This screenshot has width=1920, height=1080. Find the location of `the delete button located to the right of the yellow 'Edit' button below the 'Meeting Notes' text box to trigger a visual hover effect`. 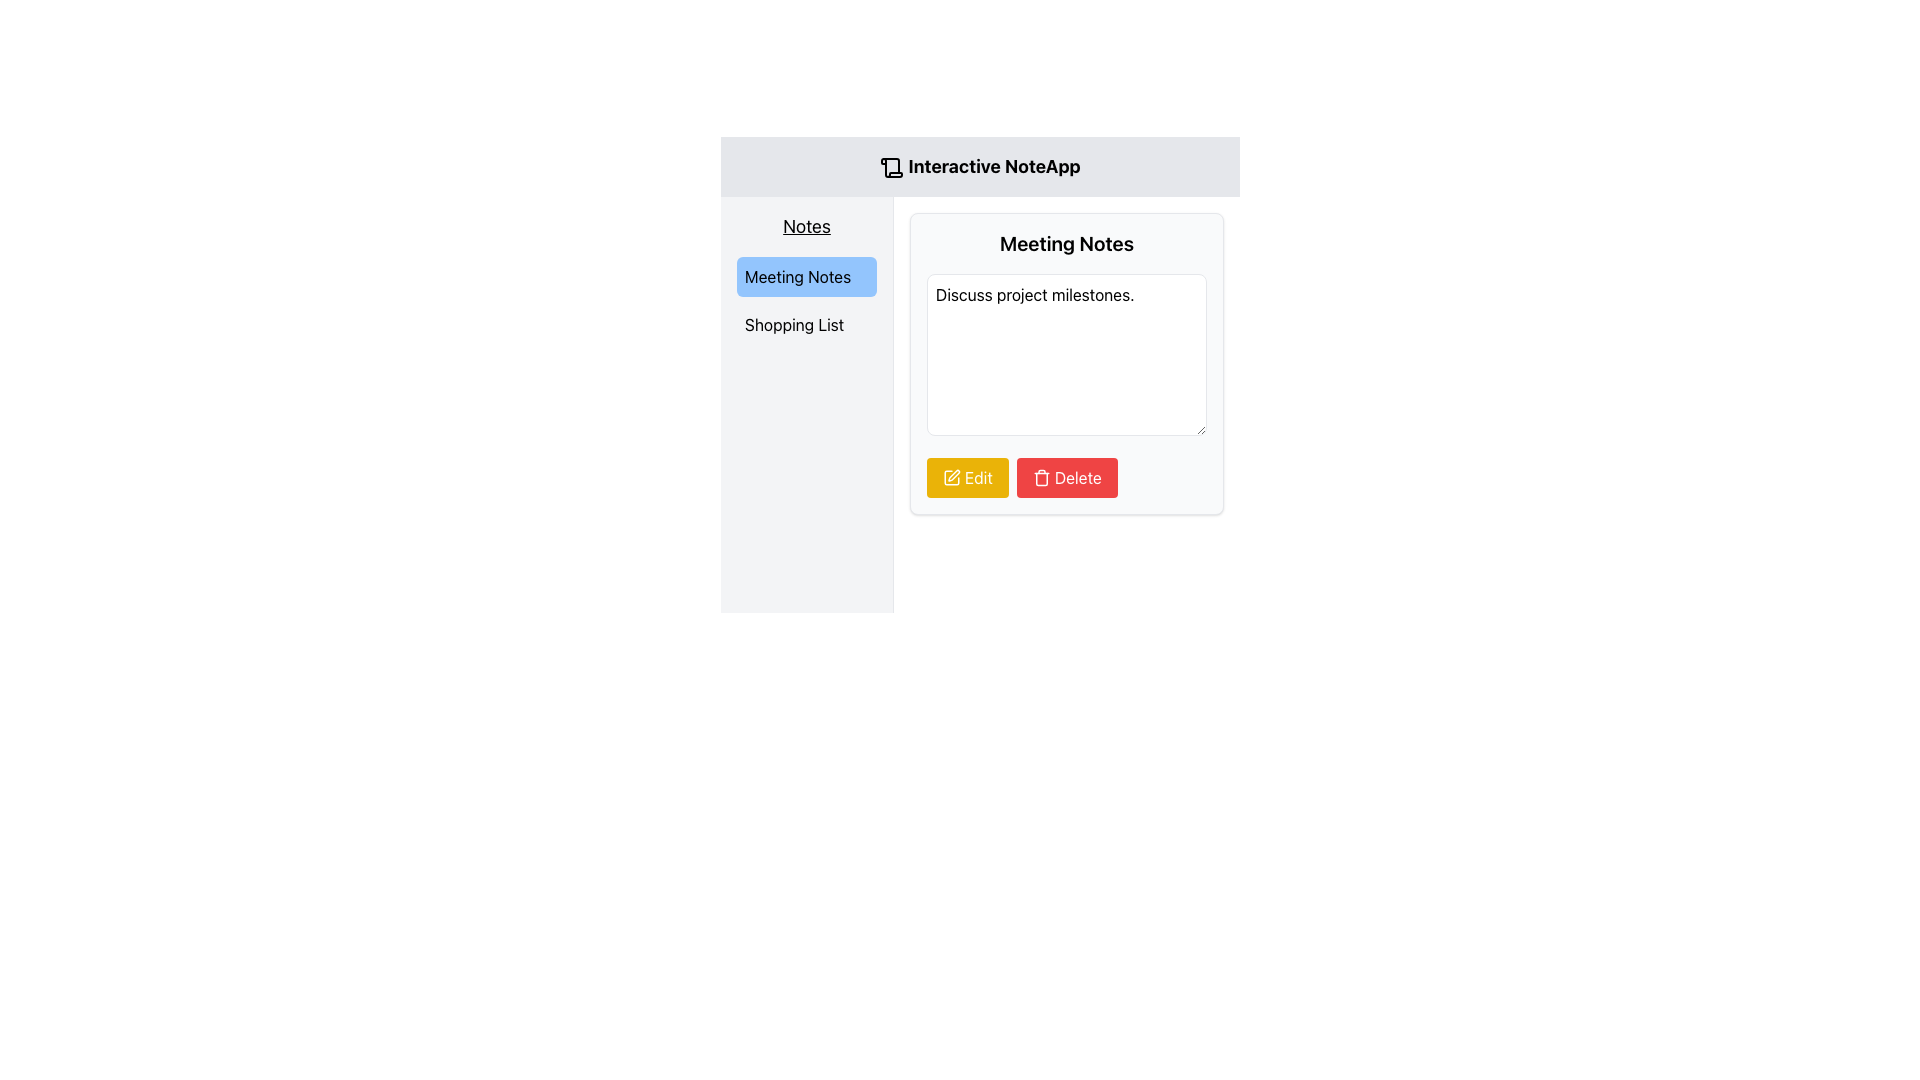

the delete button located to the right of the yellow 'Edit' button below the 'Meeting Notes' text box to trigger a visual hover effect is located at coordinates (1066, 478).